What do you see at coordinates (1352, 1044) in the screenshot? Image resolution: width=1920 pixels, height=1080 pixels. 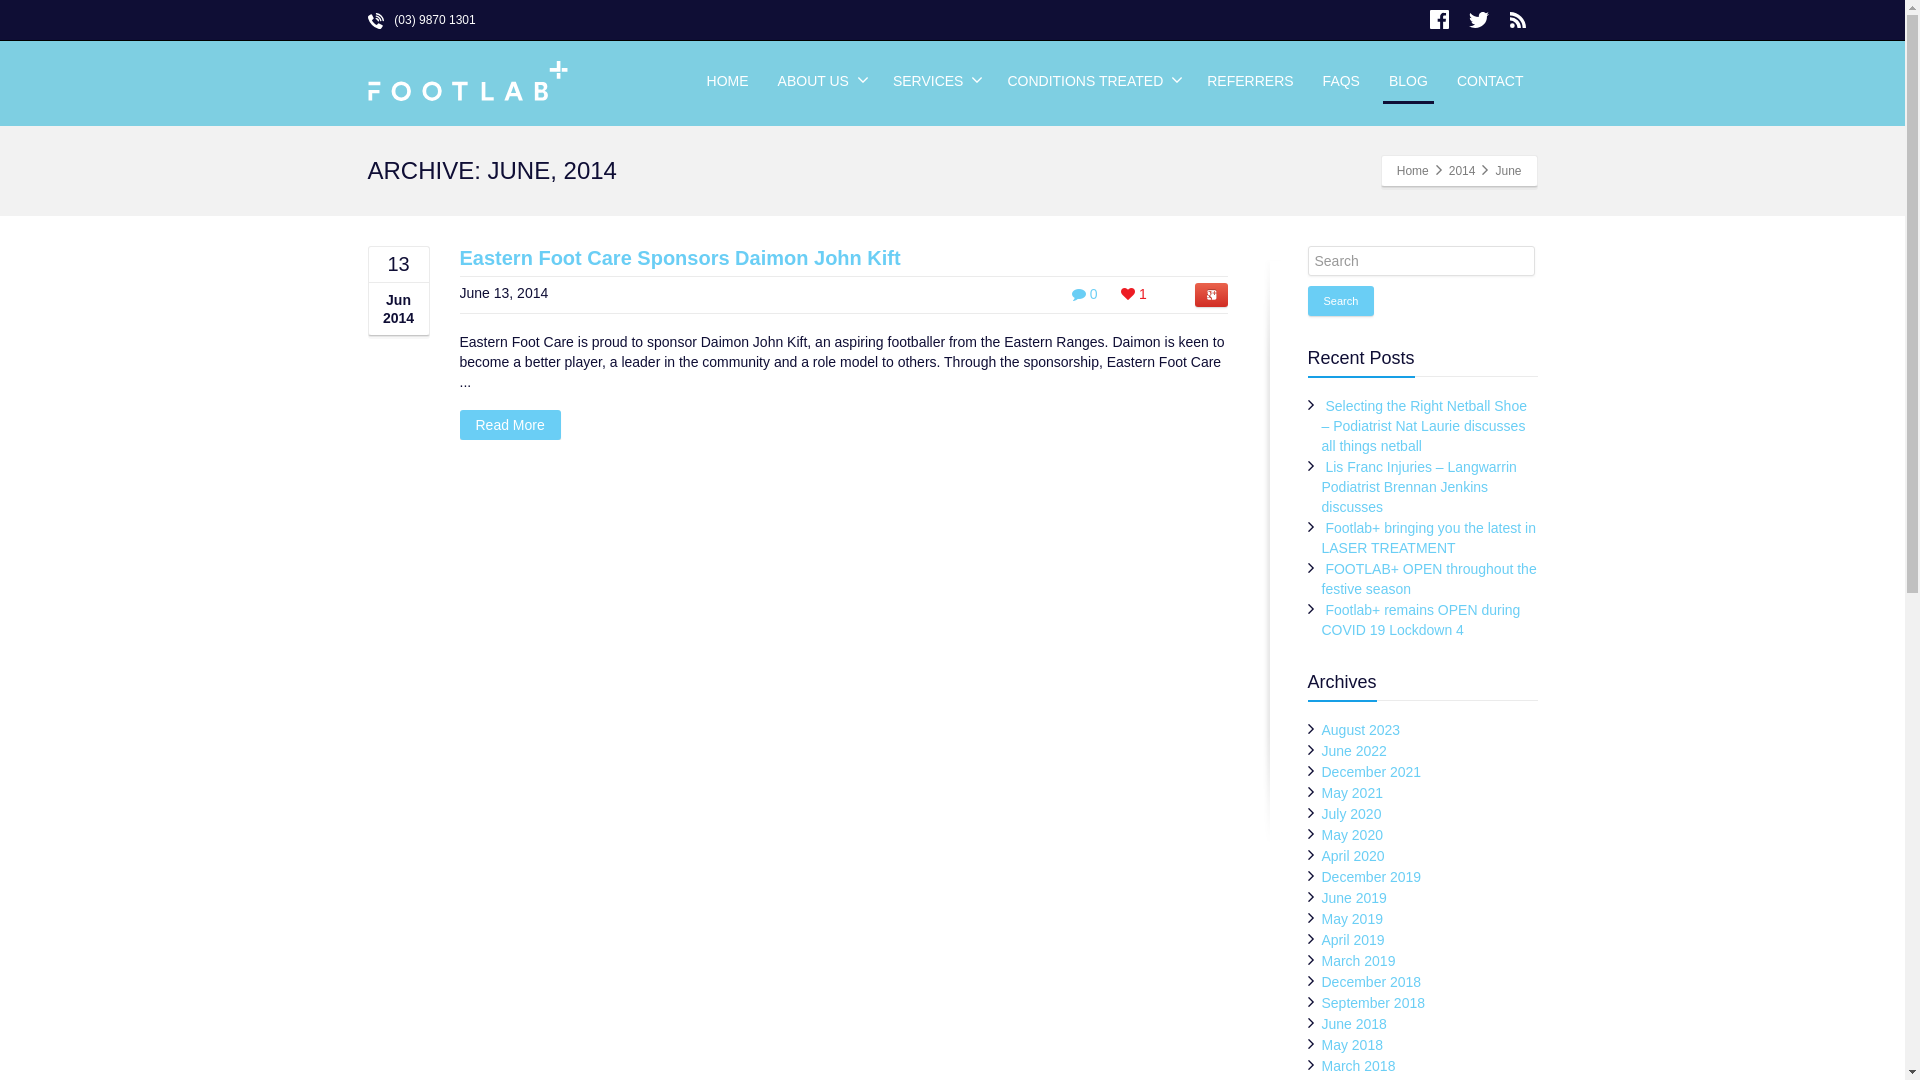 I see `'May 2018'` at bounding box center [1352, 1044].